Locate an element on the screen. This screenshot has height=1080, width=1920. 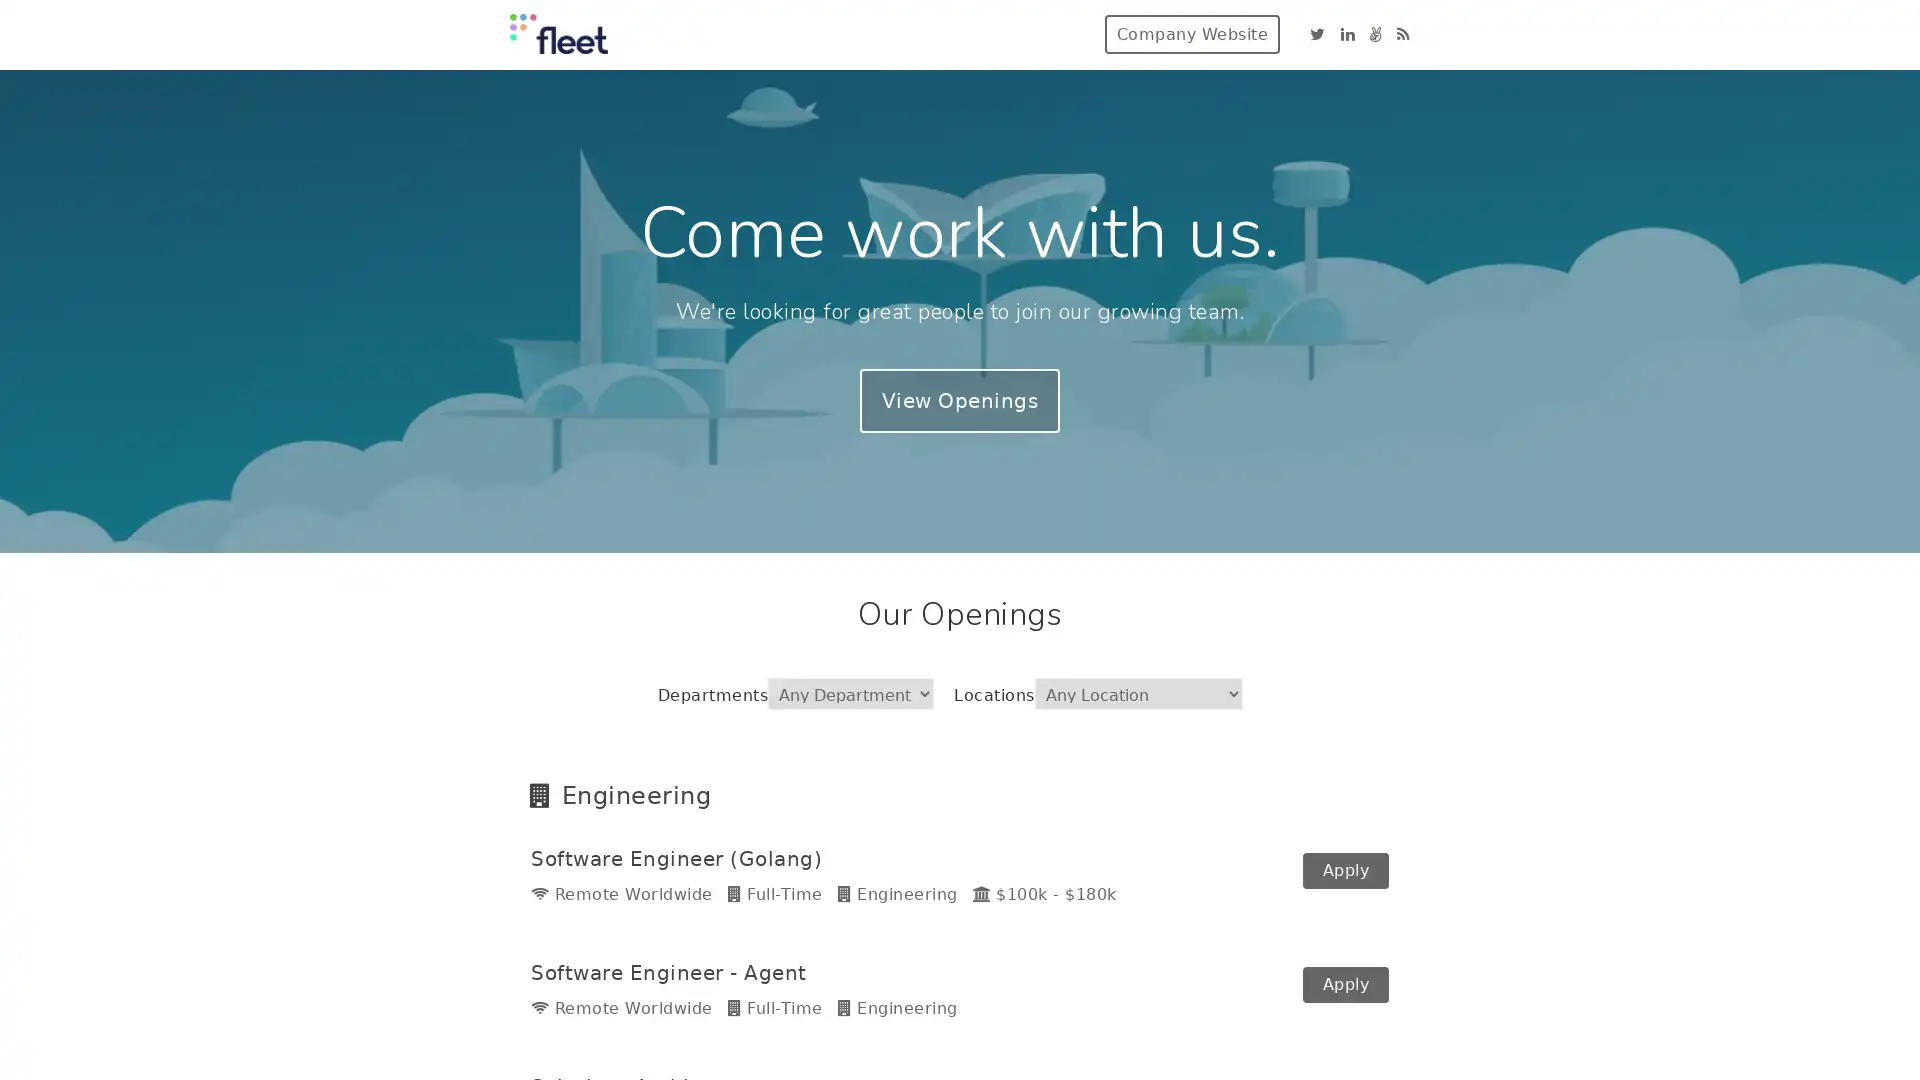
Apply is located at coordinates (1345, 890).